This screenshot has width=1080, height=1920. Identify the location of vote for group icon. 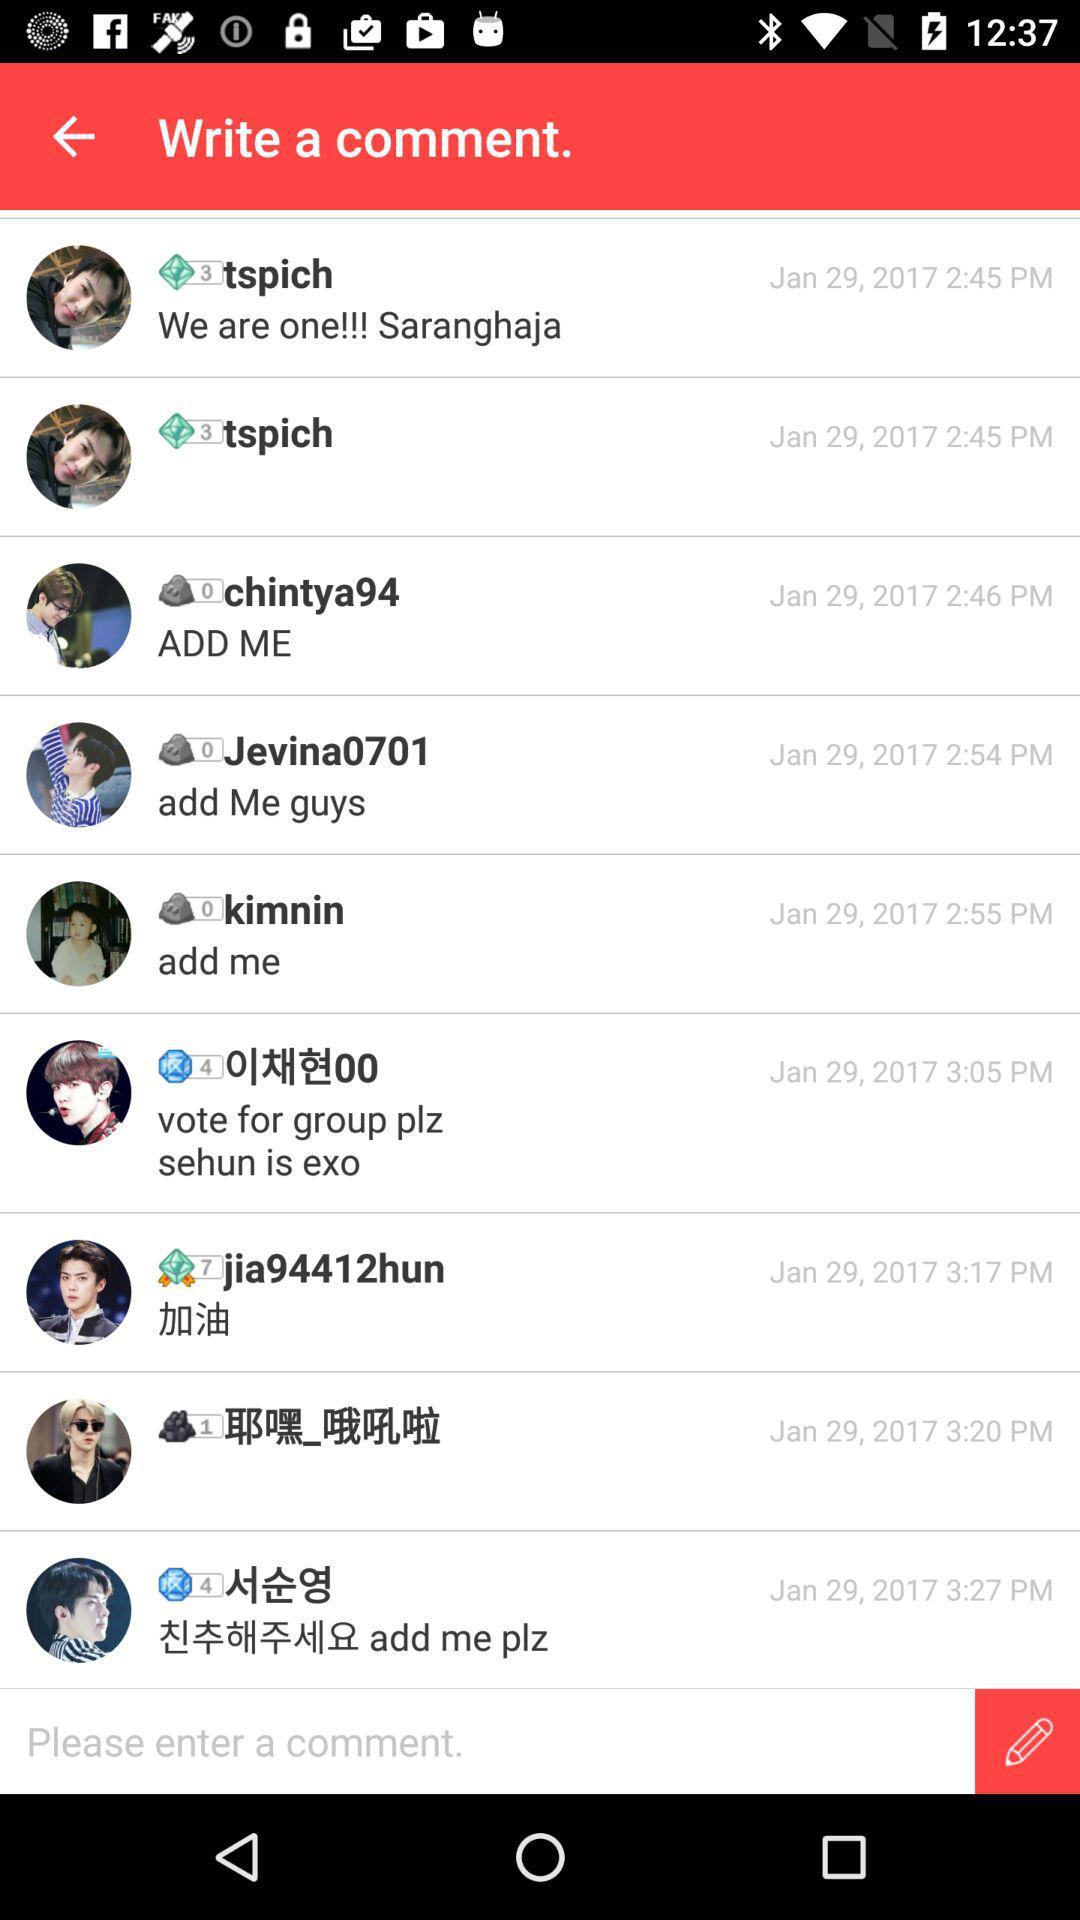
(305, 1139).